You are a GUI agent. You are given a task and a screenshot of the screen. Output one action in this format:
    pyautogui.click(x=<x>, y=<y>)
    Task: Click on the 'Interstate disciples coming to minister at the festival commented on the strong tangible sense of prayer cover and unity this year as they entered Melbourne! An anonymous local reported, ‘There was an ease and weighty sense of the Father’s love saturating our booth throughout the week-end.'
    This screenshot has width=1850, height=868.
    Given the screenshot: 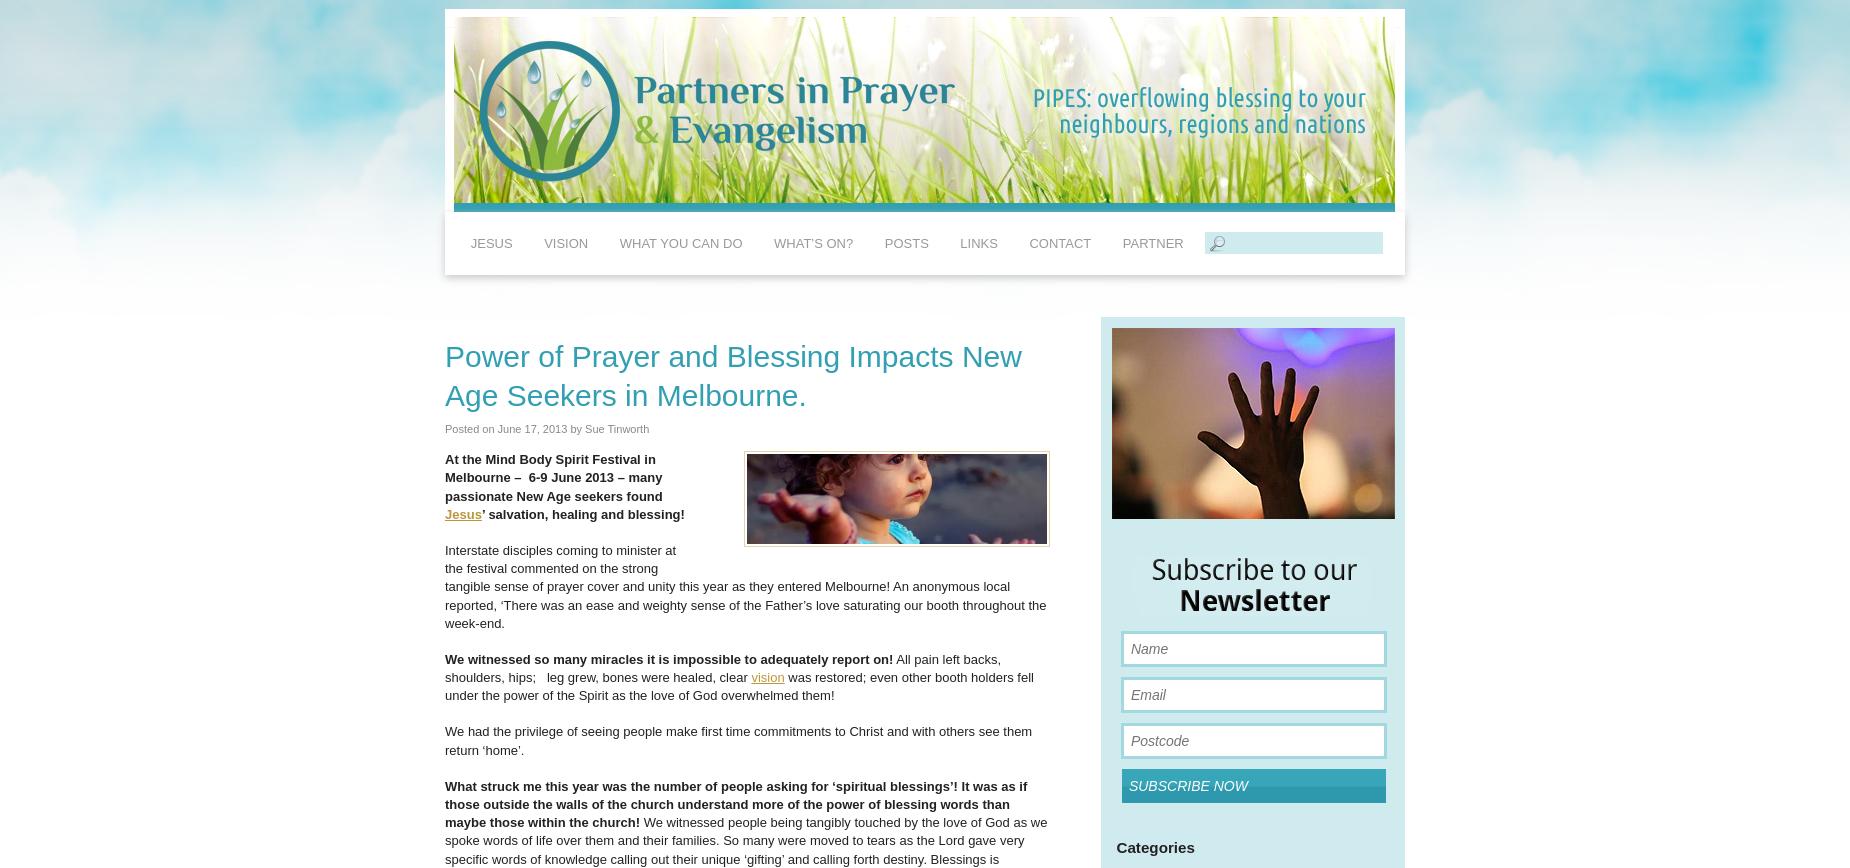 What is the action you would take?
    pyautogui.click(x=443, y=585)
    